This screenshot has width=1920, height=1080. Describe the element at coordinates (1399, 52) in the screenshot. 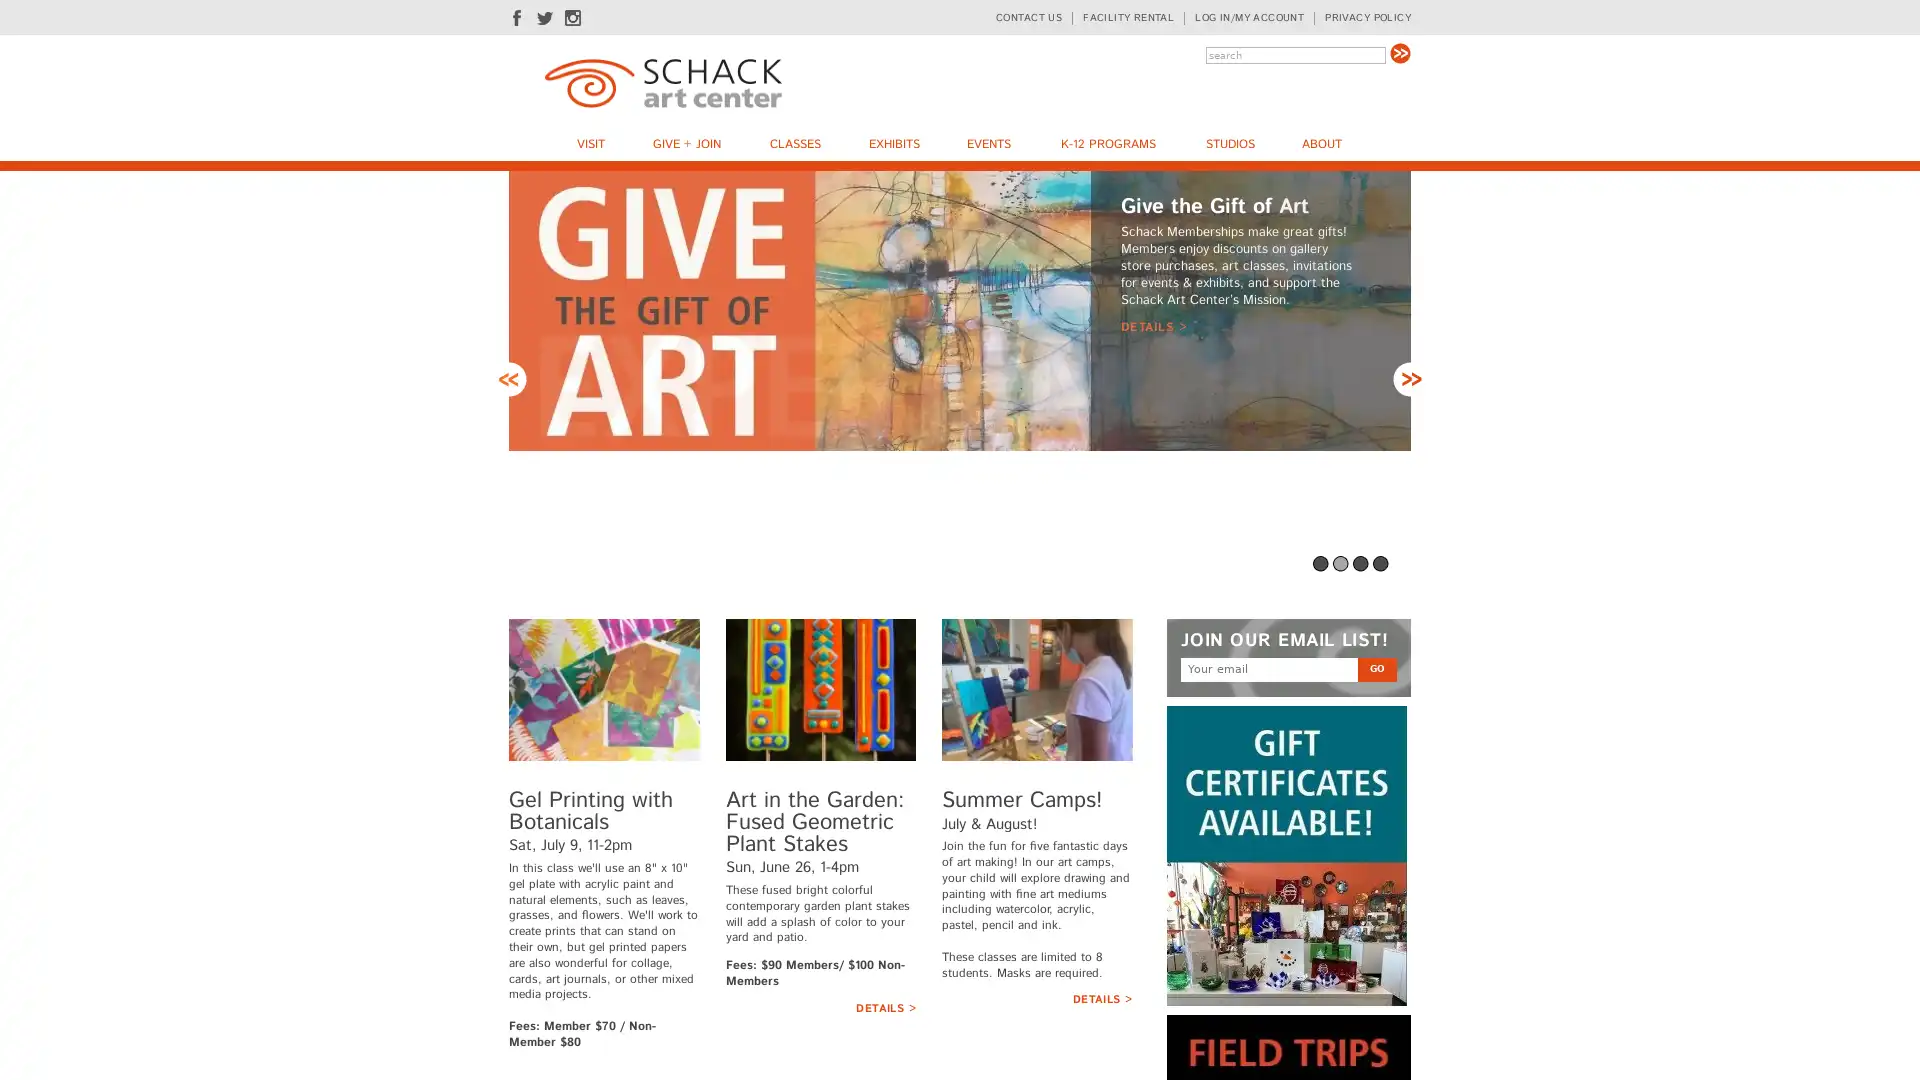

I see `Go` at that location.